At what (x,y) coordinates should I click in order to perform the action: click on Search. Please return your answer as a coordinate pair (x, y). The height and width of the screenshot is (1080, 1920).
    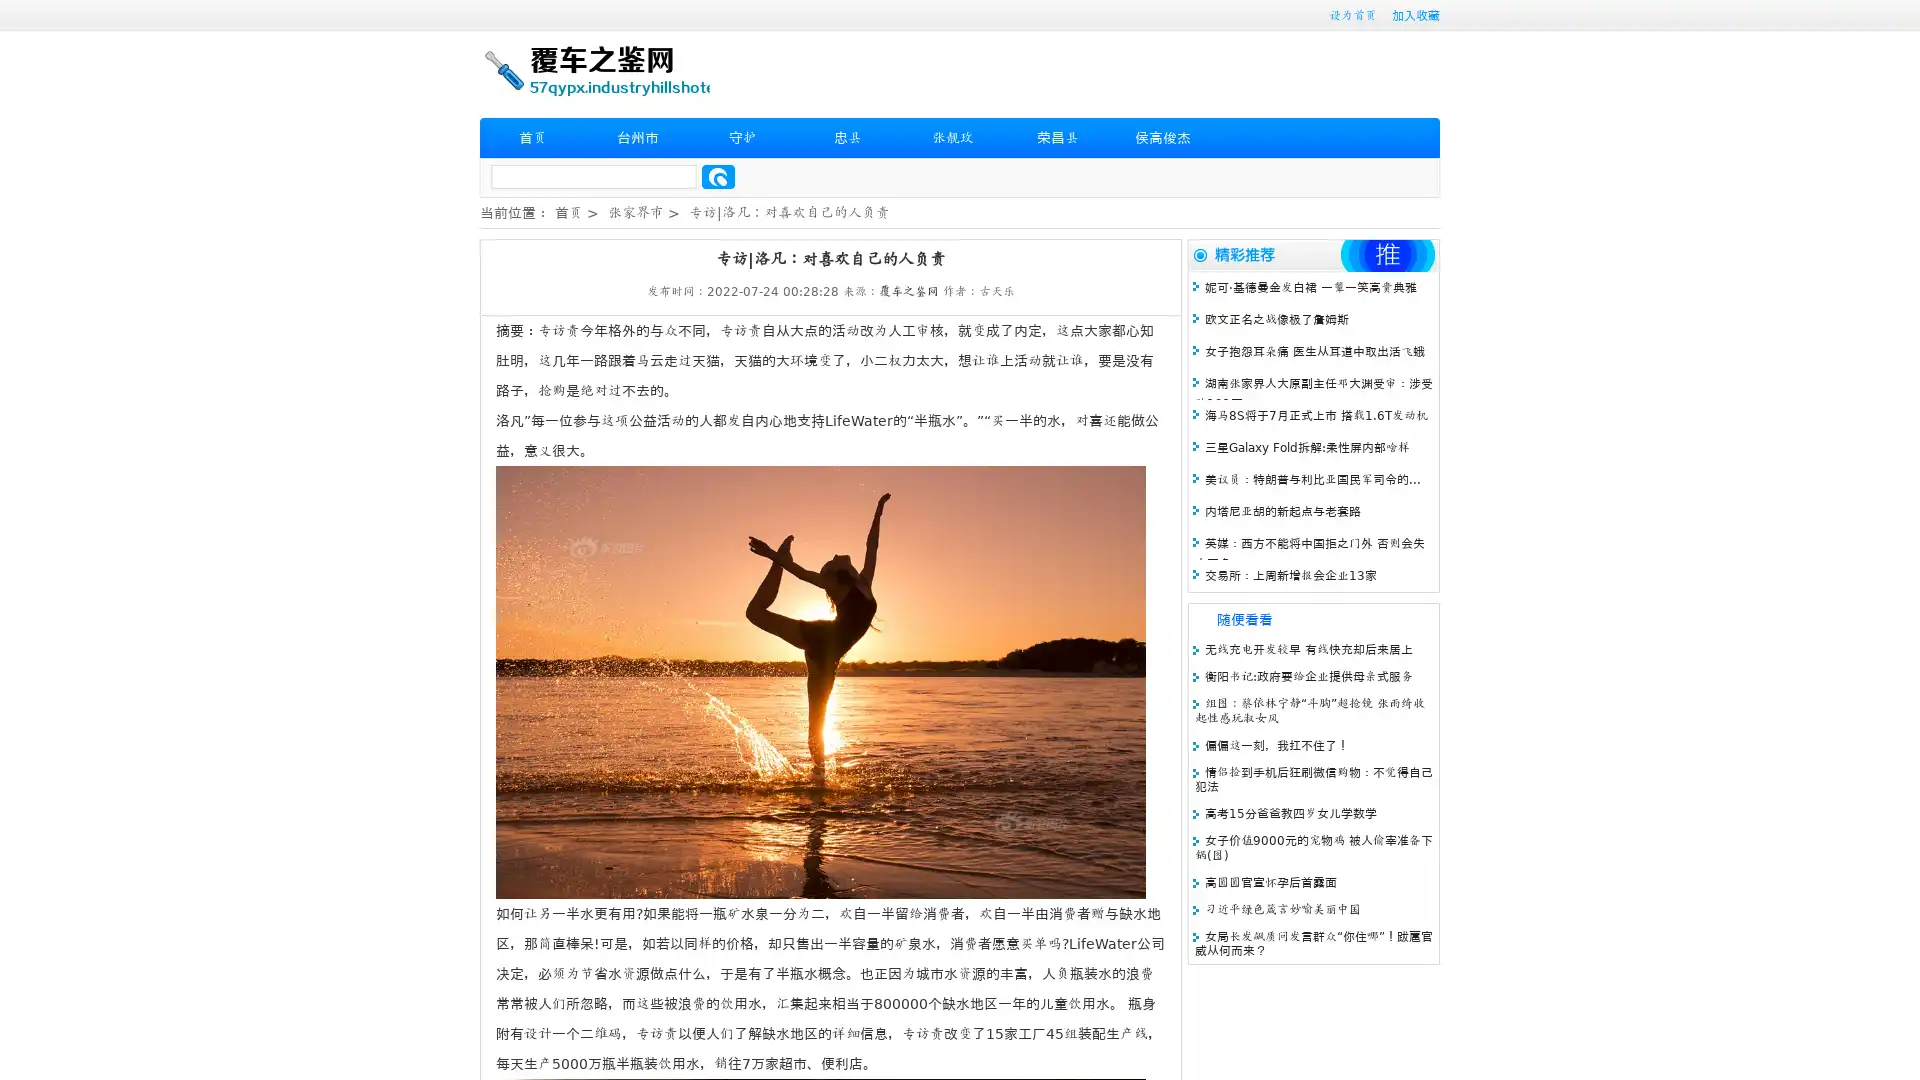
    Looking at the image, I should click on (718, 176).